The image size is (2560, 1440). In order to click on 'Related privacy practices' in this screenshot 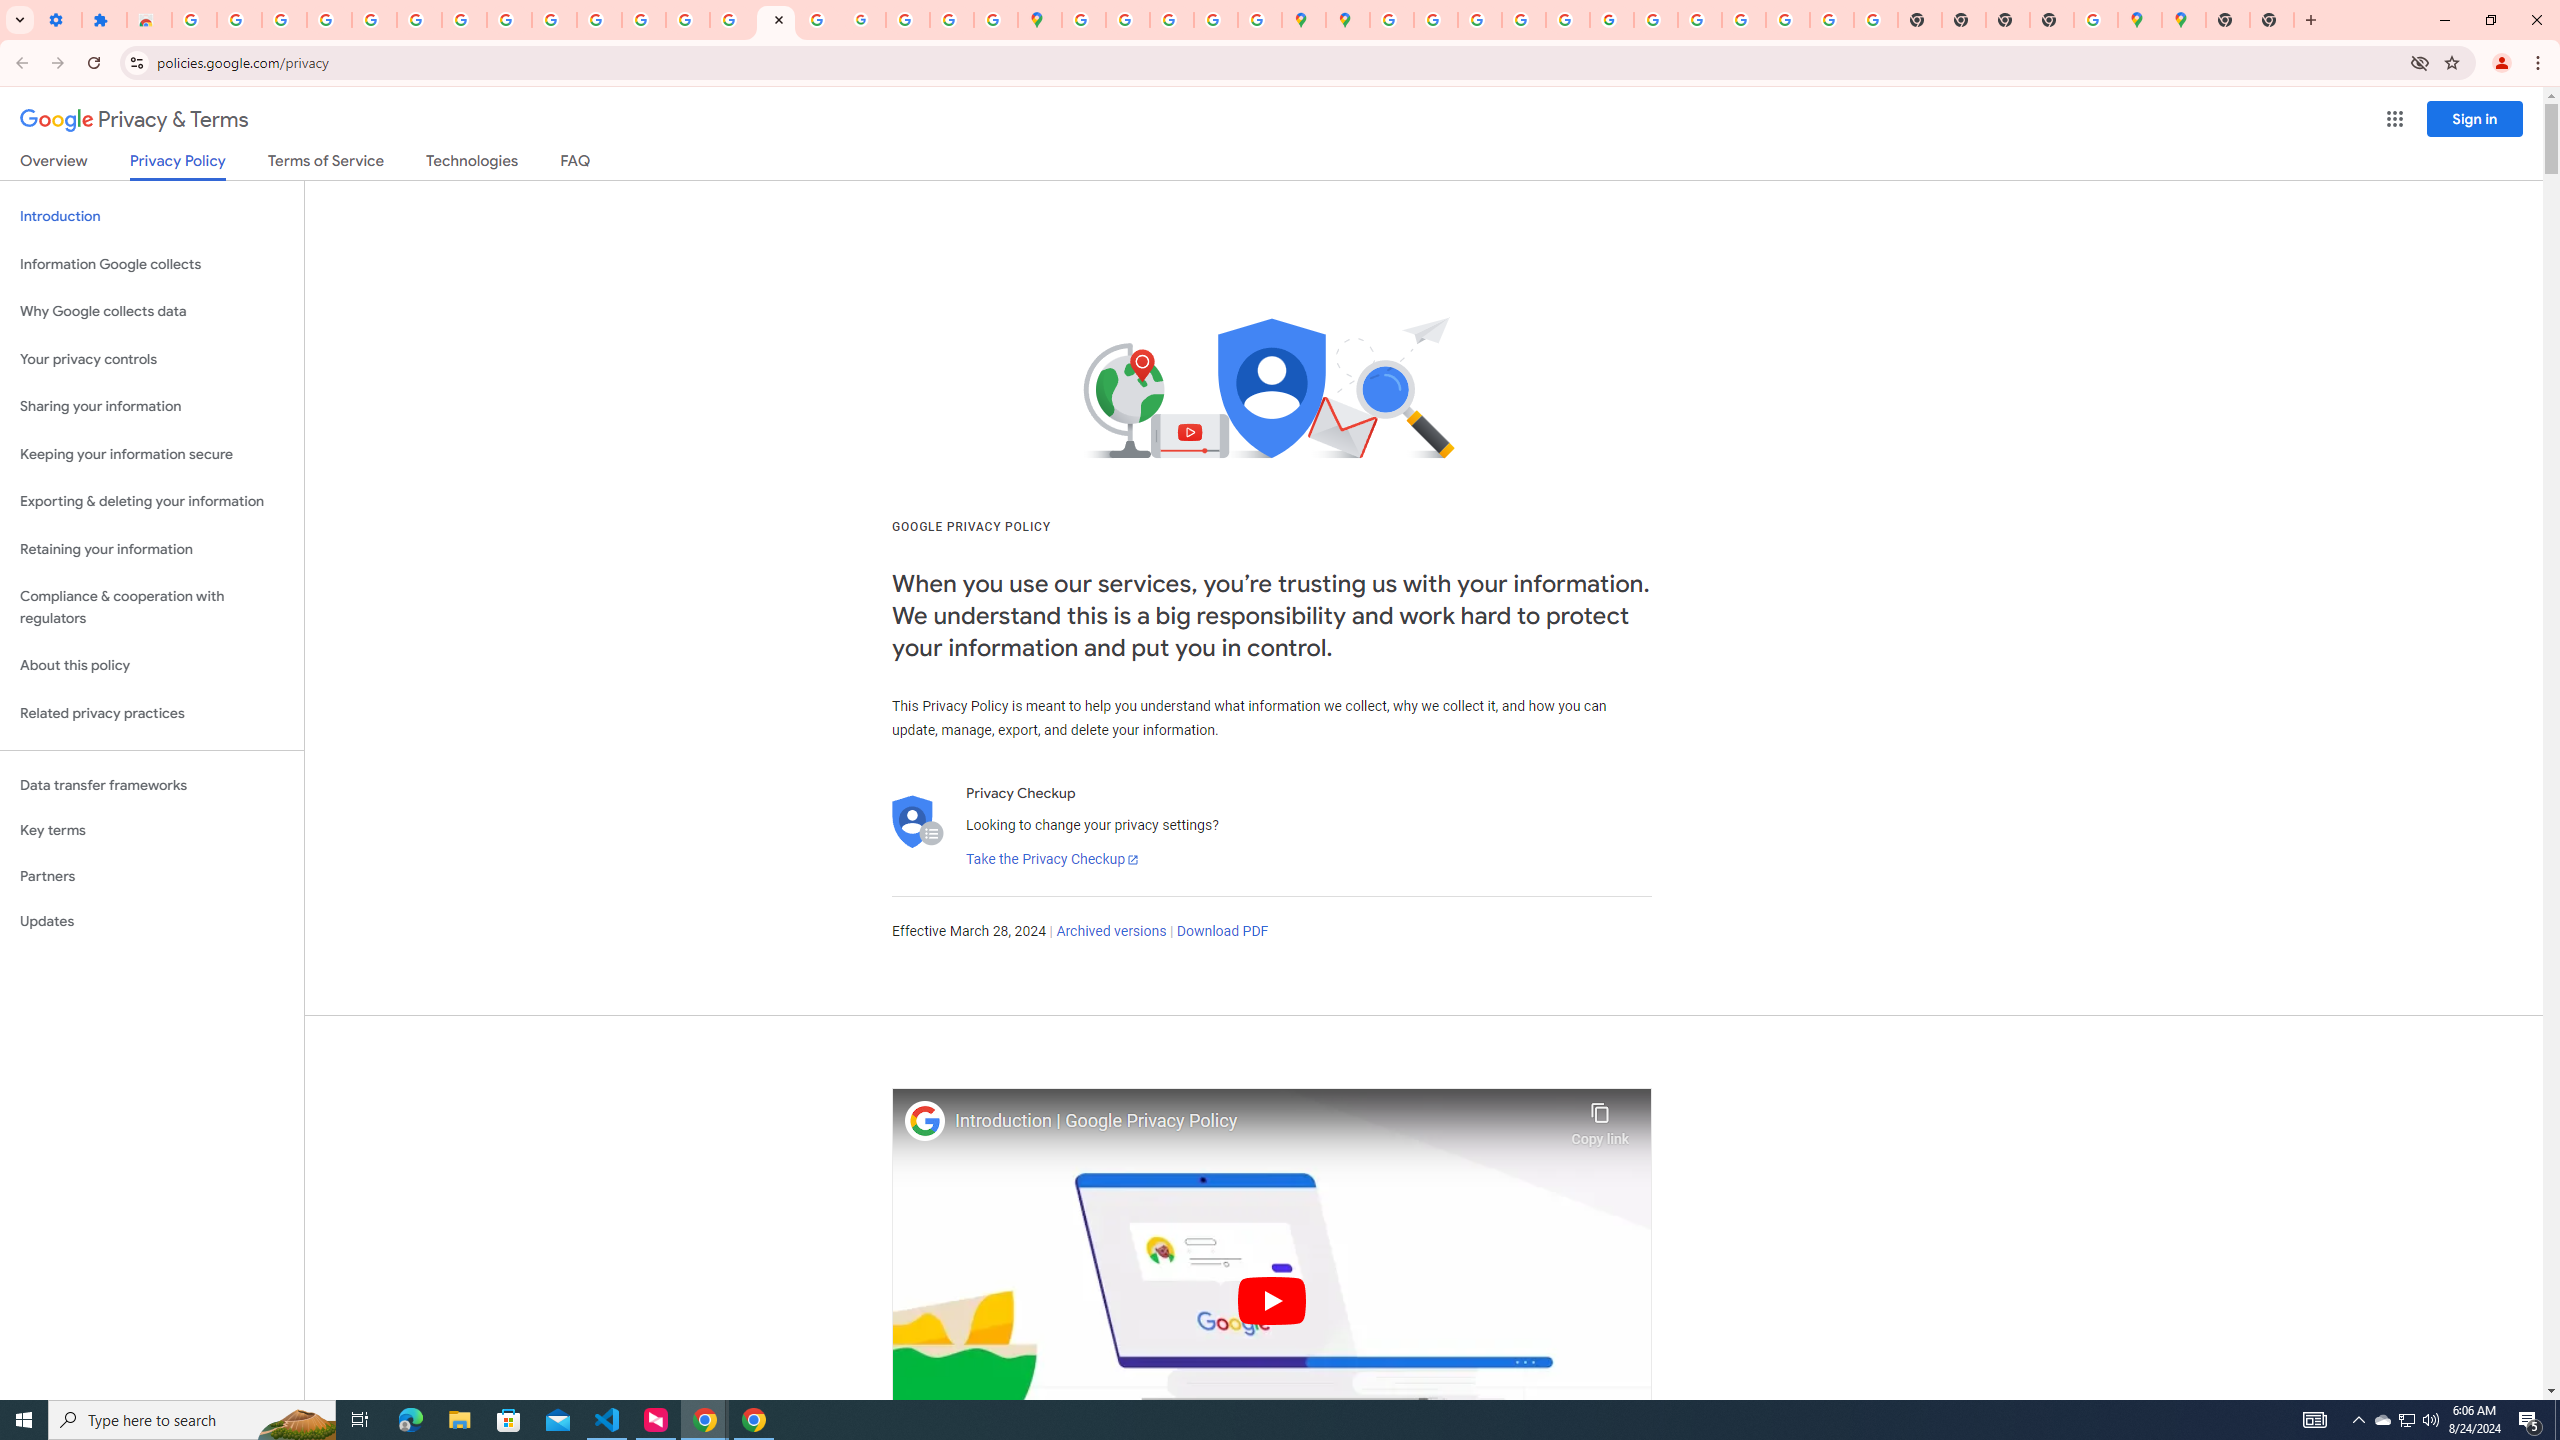, I will do `click(151, 712)`.